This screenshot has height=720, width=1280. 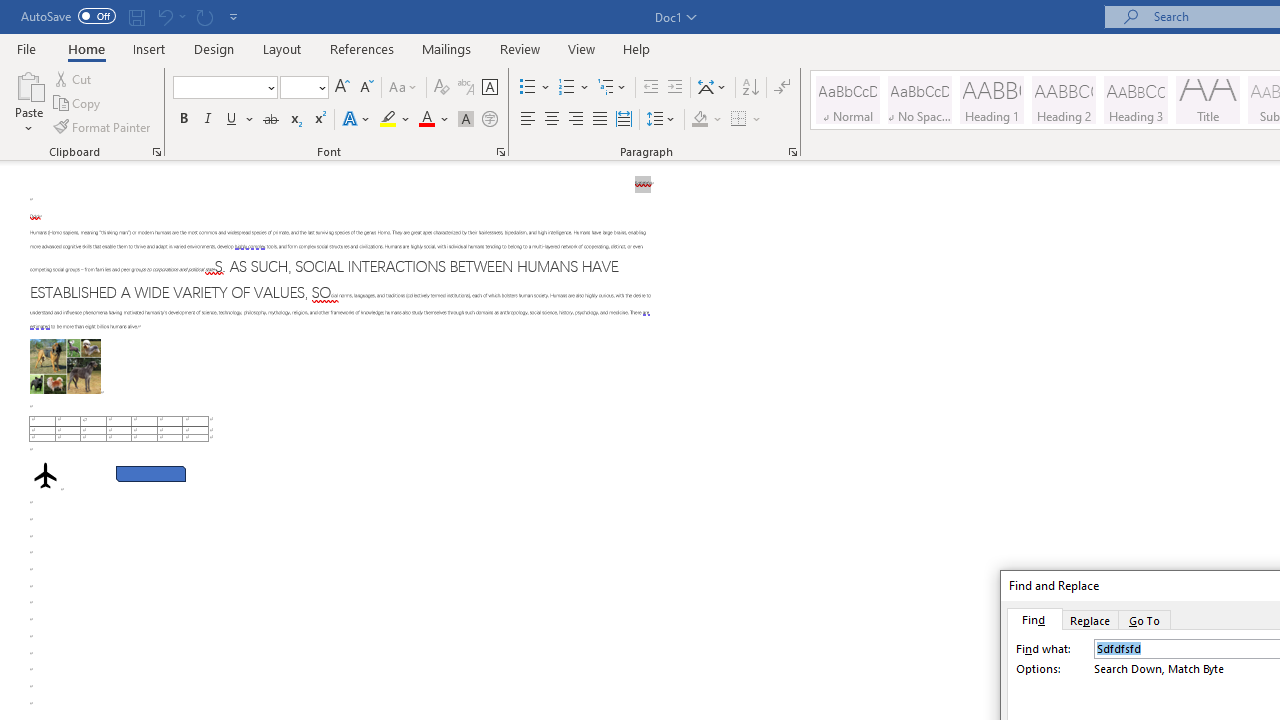 What do you see at coordinates (1062, 100) in the screenshot?
I see `'Heading 2'` at bounding box center [1062, 100].